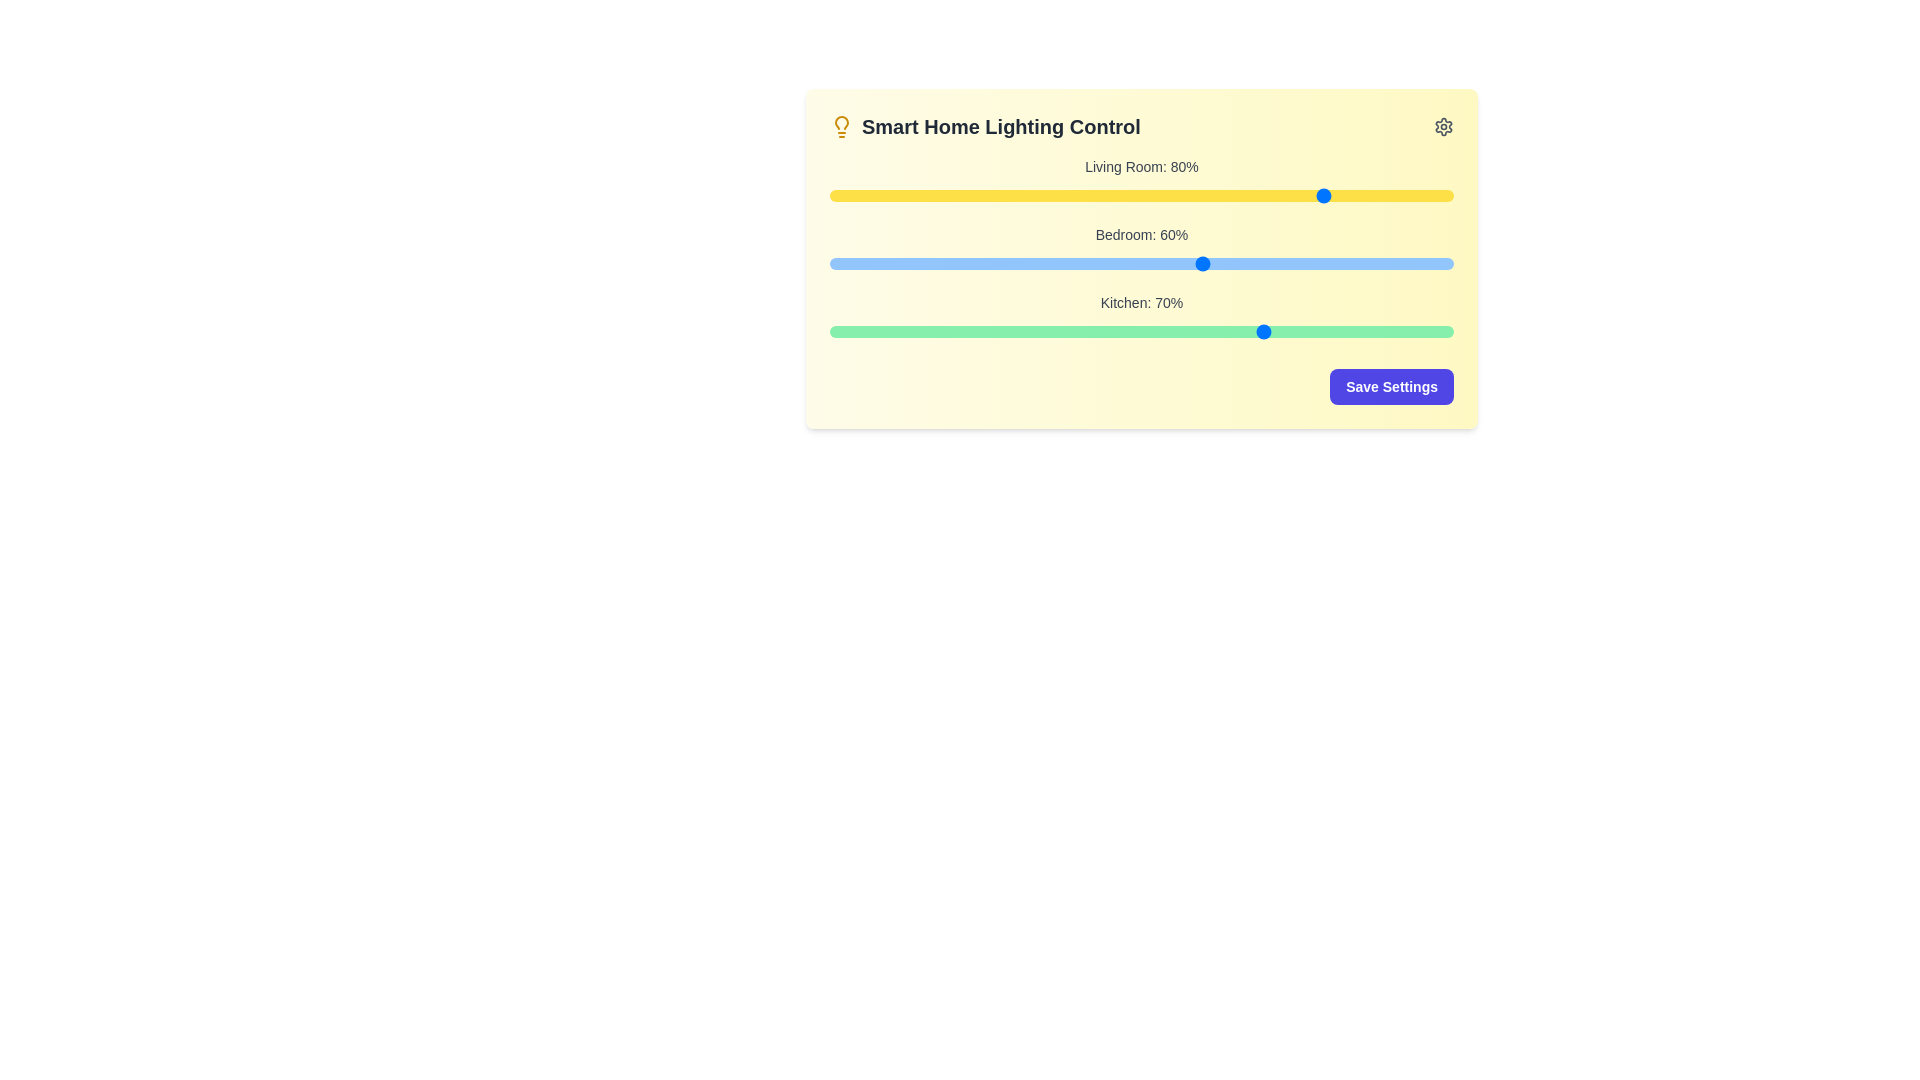 The height and width of the screenshot is (1080, 1920). I want to click on the control panel for adjusting smart home lighting settings, so click(1142, 257).